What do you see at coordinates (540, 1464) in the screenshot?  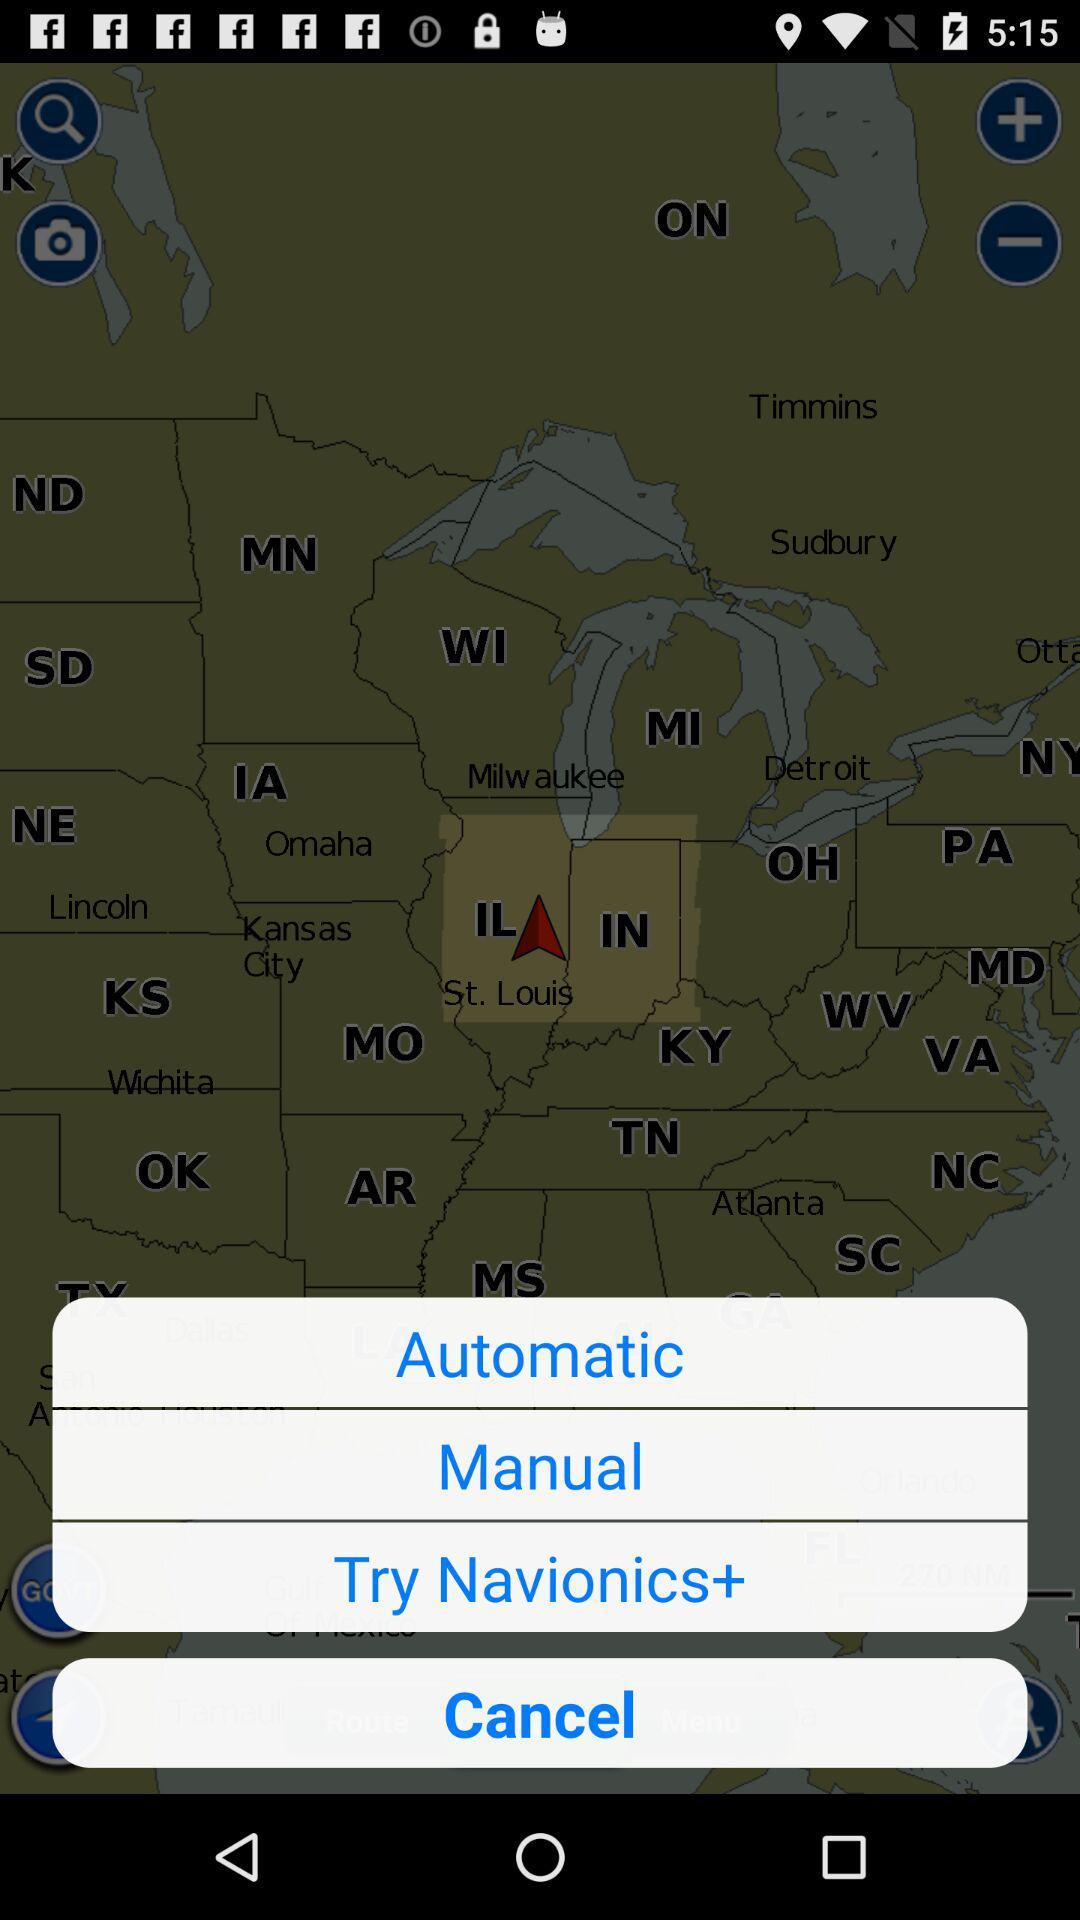 I see `icon above the try navionics+ button` at bounding box center [540, 1464].